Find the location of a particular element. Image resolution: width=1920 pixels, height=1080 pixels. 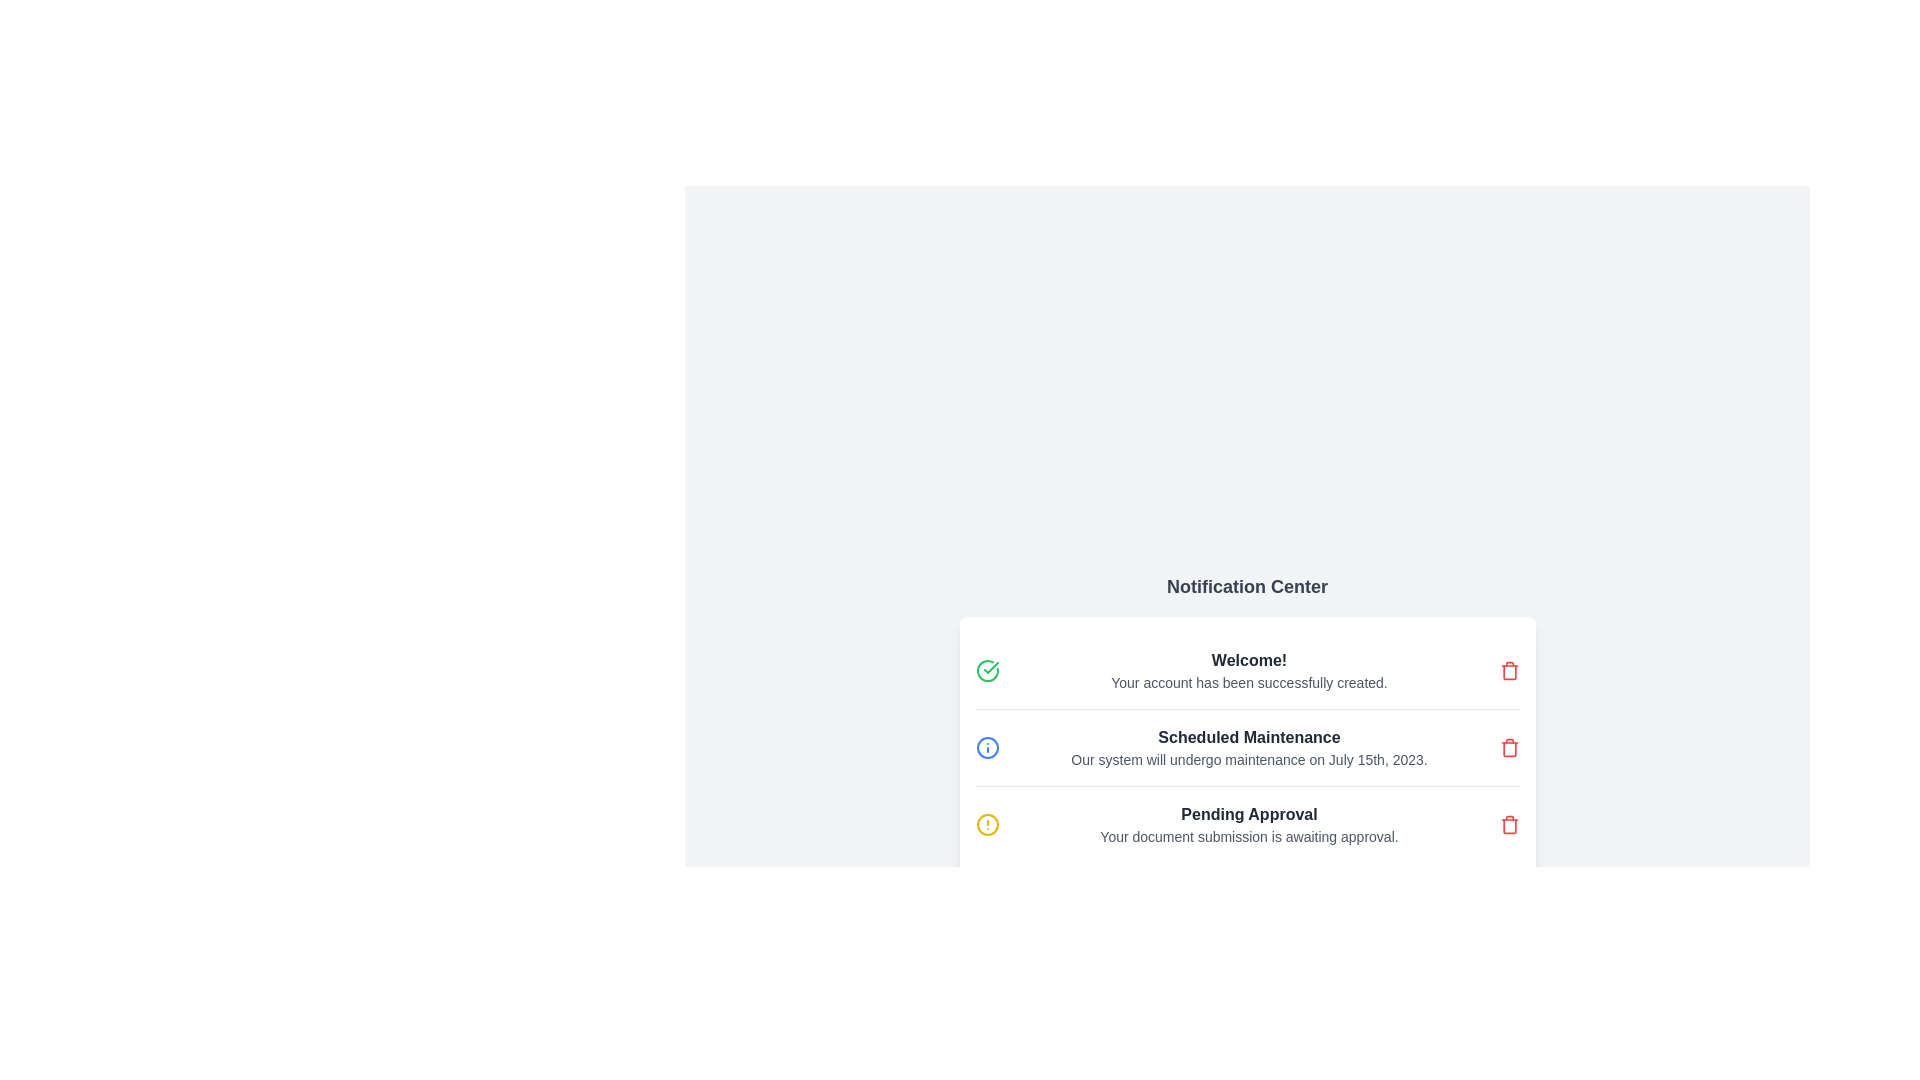

the 'Notification Center' text label, which is bold and prominently displayed at the top of the notification panel is located at coordinates (1246, 585).